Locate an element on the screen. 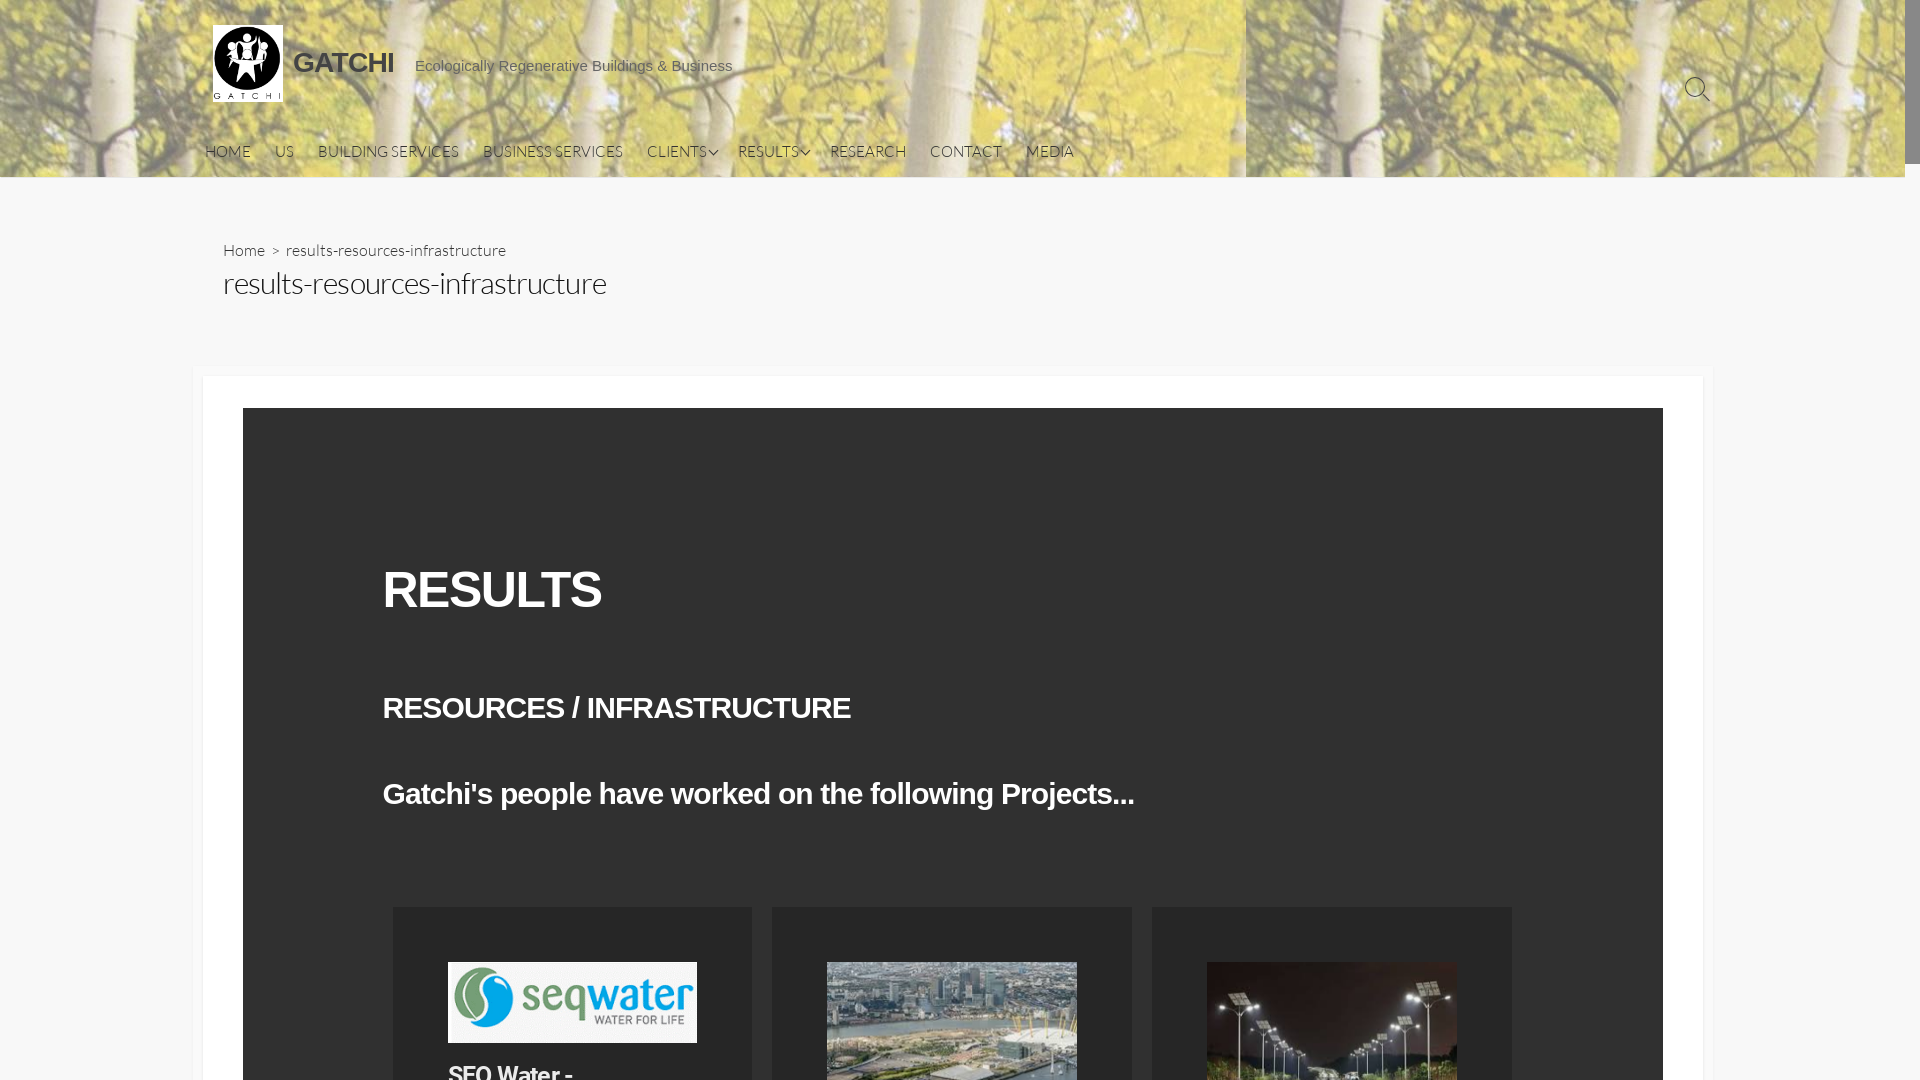 The height and width of the screenshot is (1080, 1920). 'Homes' is located at coordinates (733, 148).